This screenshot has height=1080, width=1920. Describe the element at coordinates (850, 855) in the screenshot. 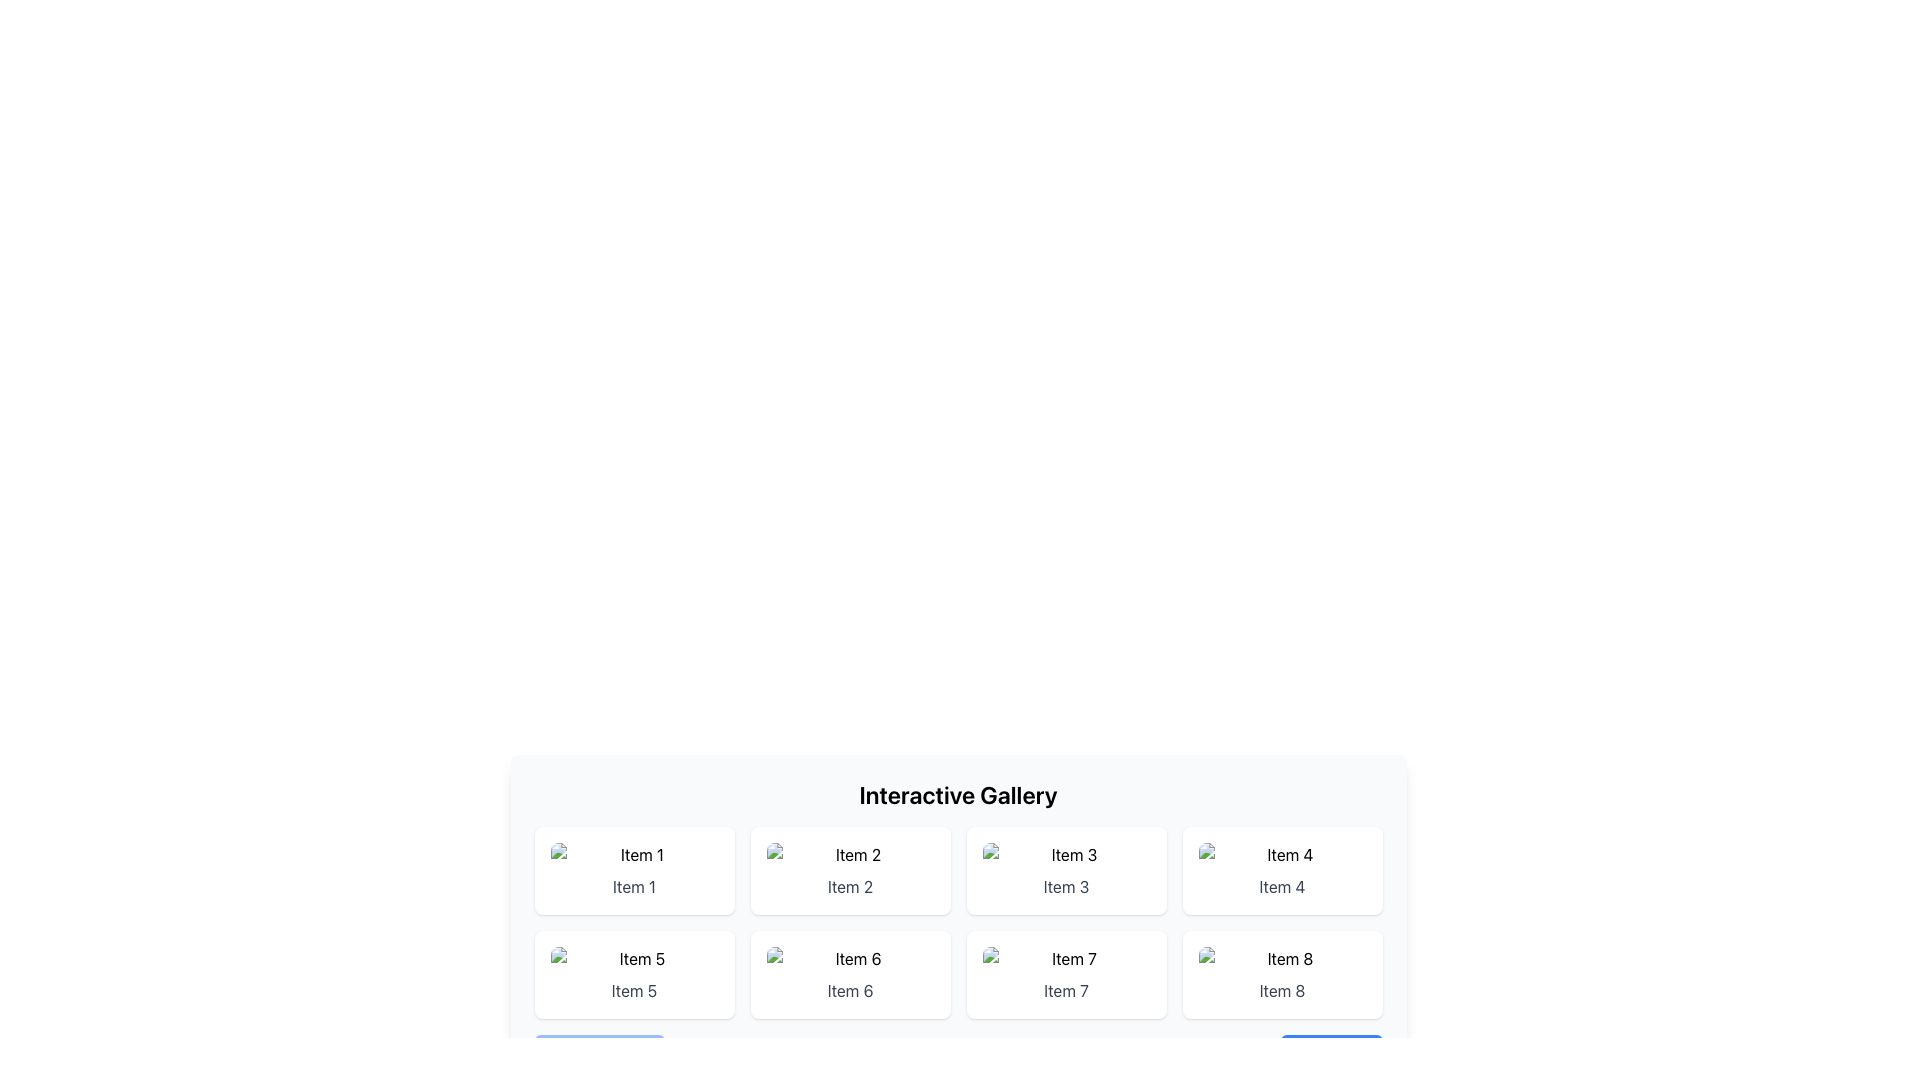

I see `the image representing 'Item 2' in the gallery layout` at that location.